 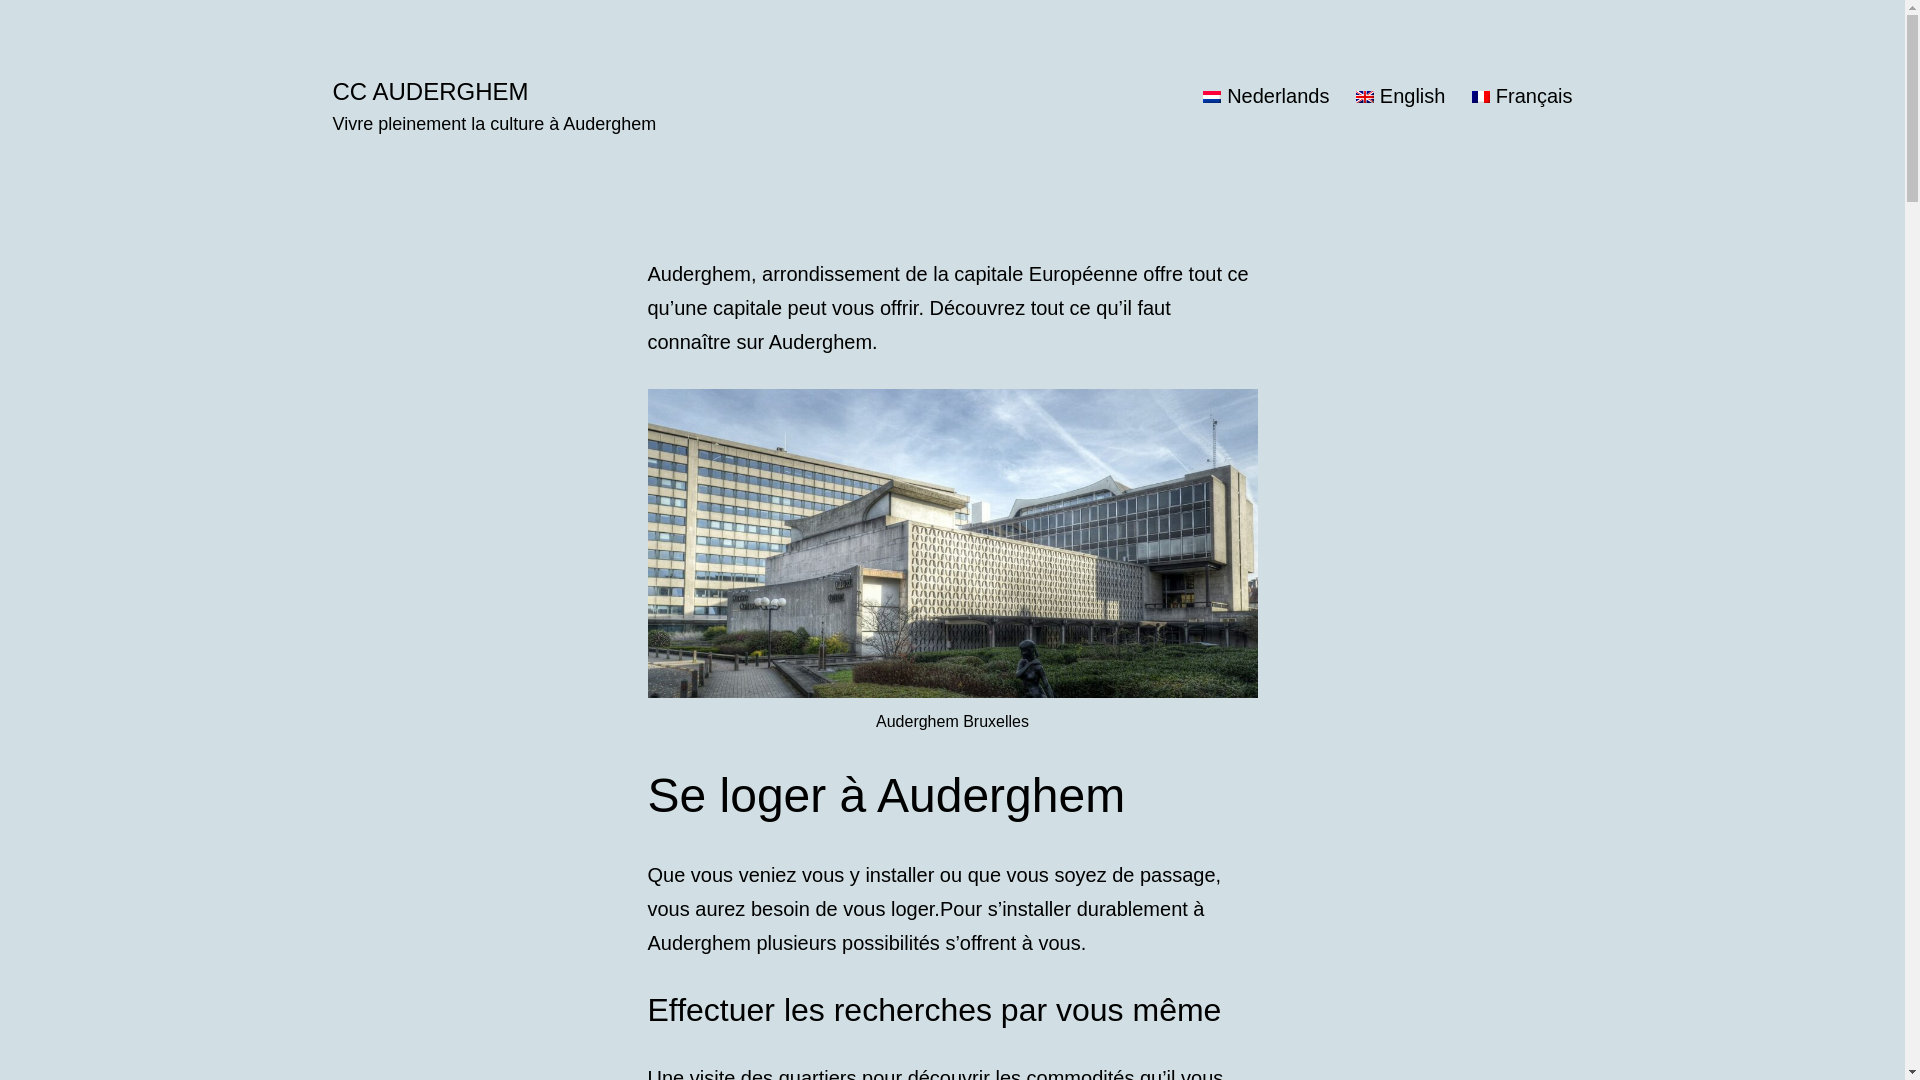 What do you see at coordinates (1343, 96) in the screenshot?
I see `'English'` at bounding box center [1343, 96].